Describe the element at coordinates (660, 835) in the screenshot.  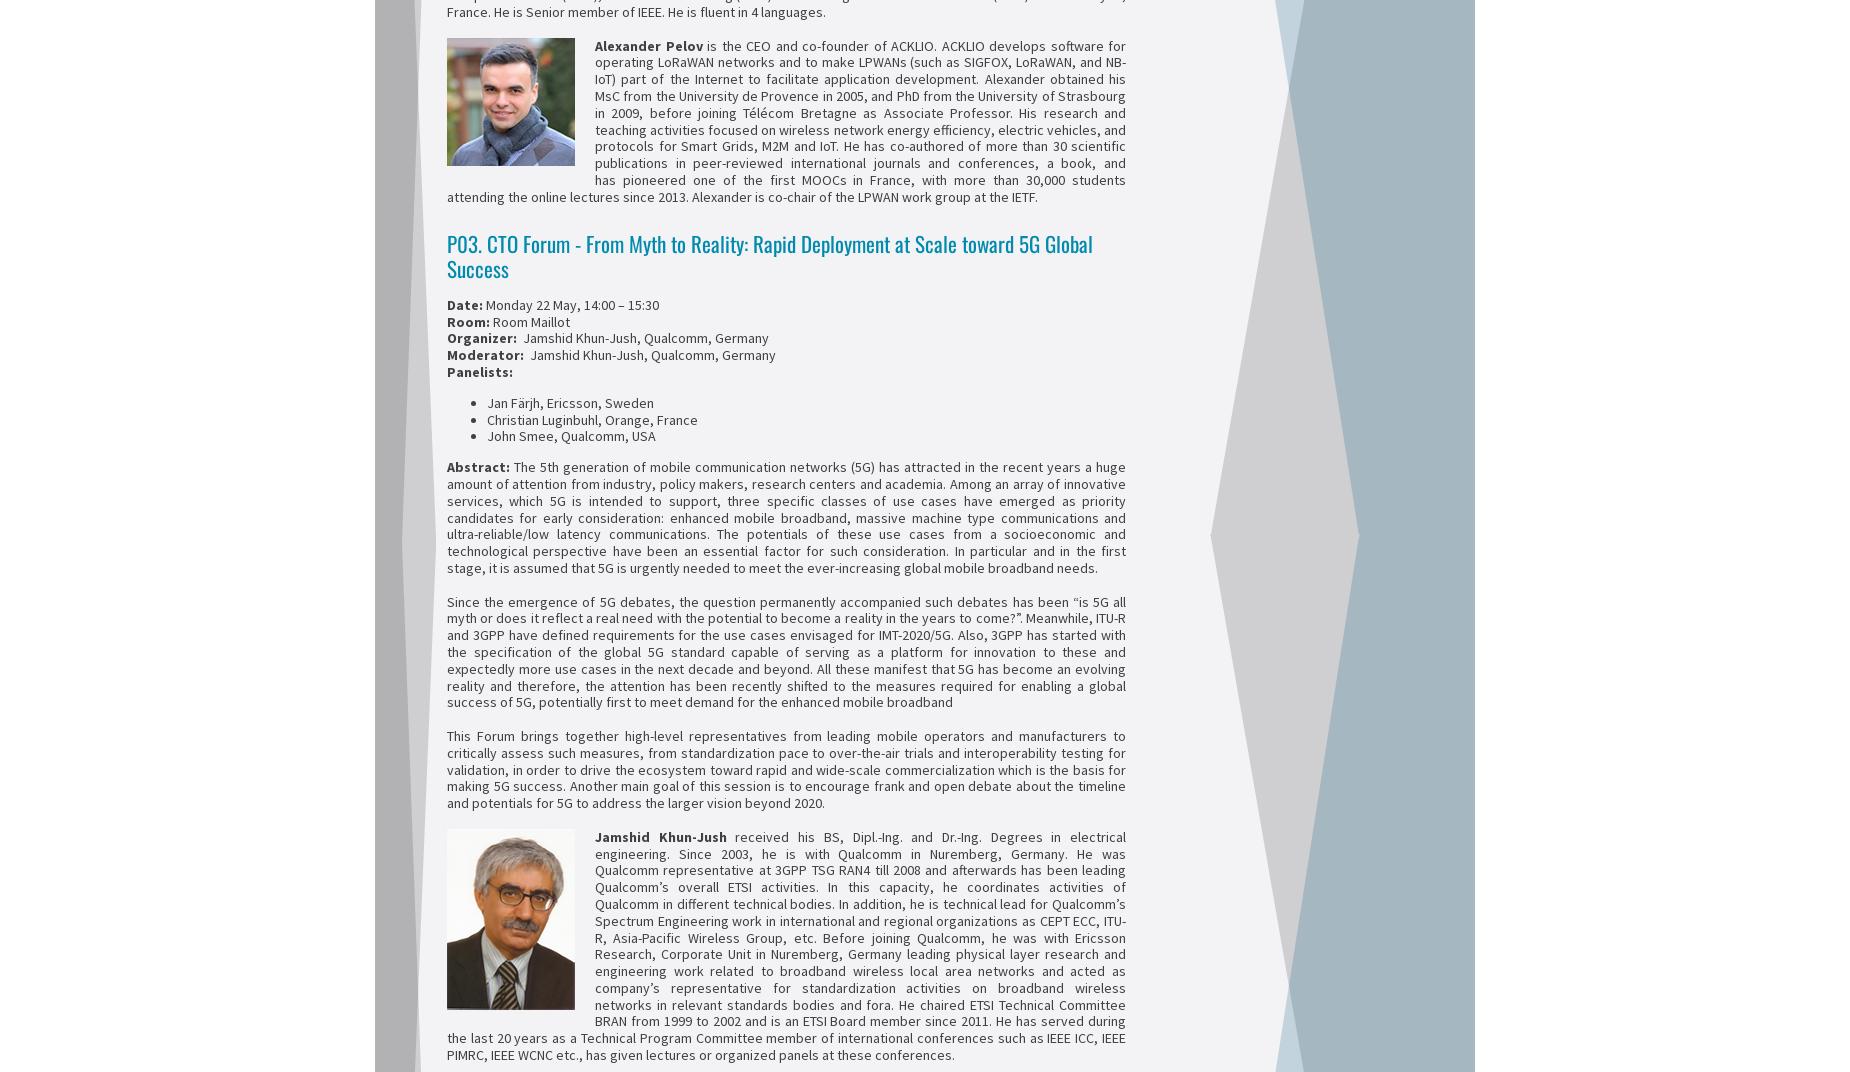
I see `'Jamshid Khun-Jush'` at that location.